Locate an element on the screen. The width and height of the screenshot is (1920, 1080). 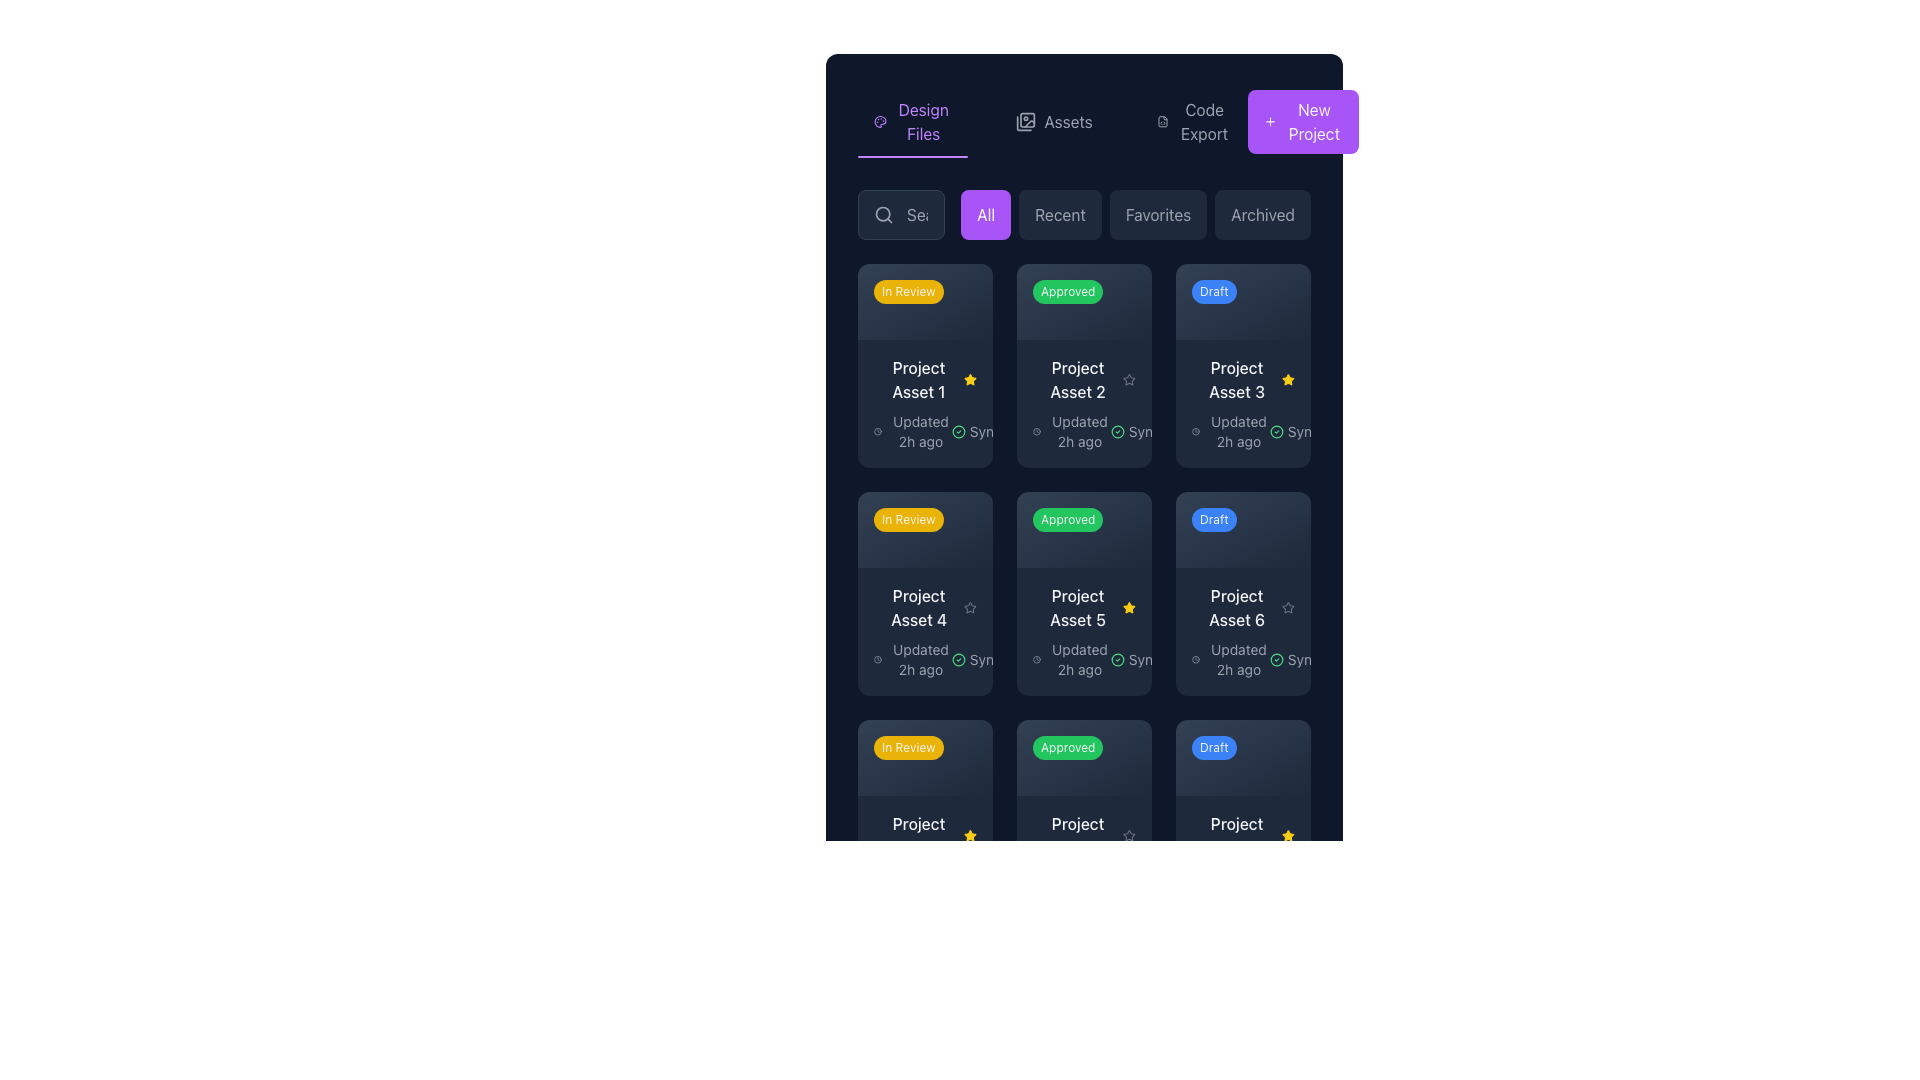
text inside the Status label that indicates project approval, located in the top left corner of the card in the second column of the third row of the grid is located at coordinates (1067, 747).